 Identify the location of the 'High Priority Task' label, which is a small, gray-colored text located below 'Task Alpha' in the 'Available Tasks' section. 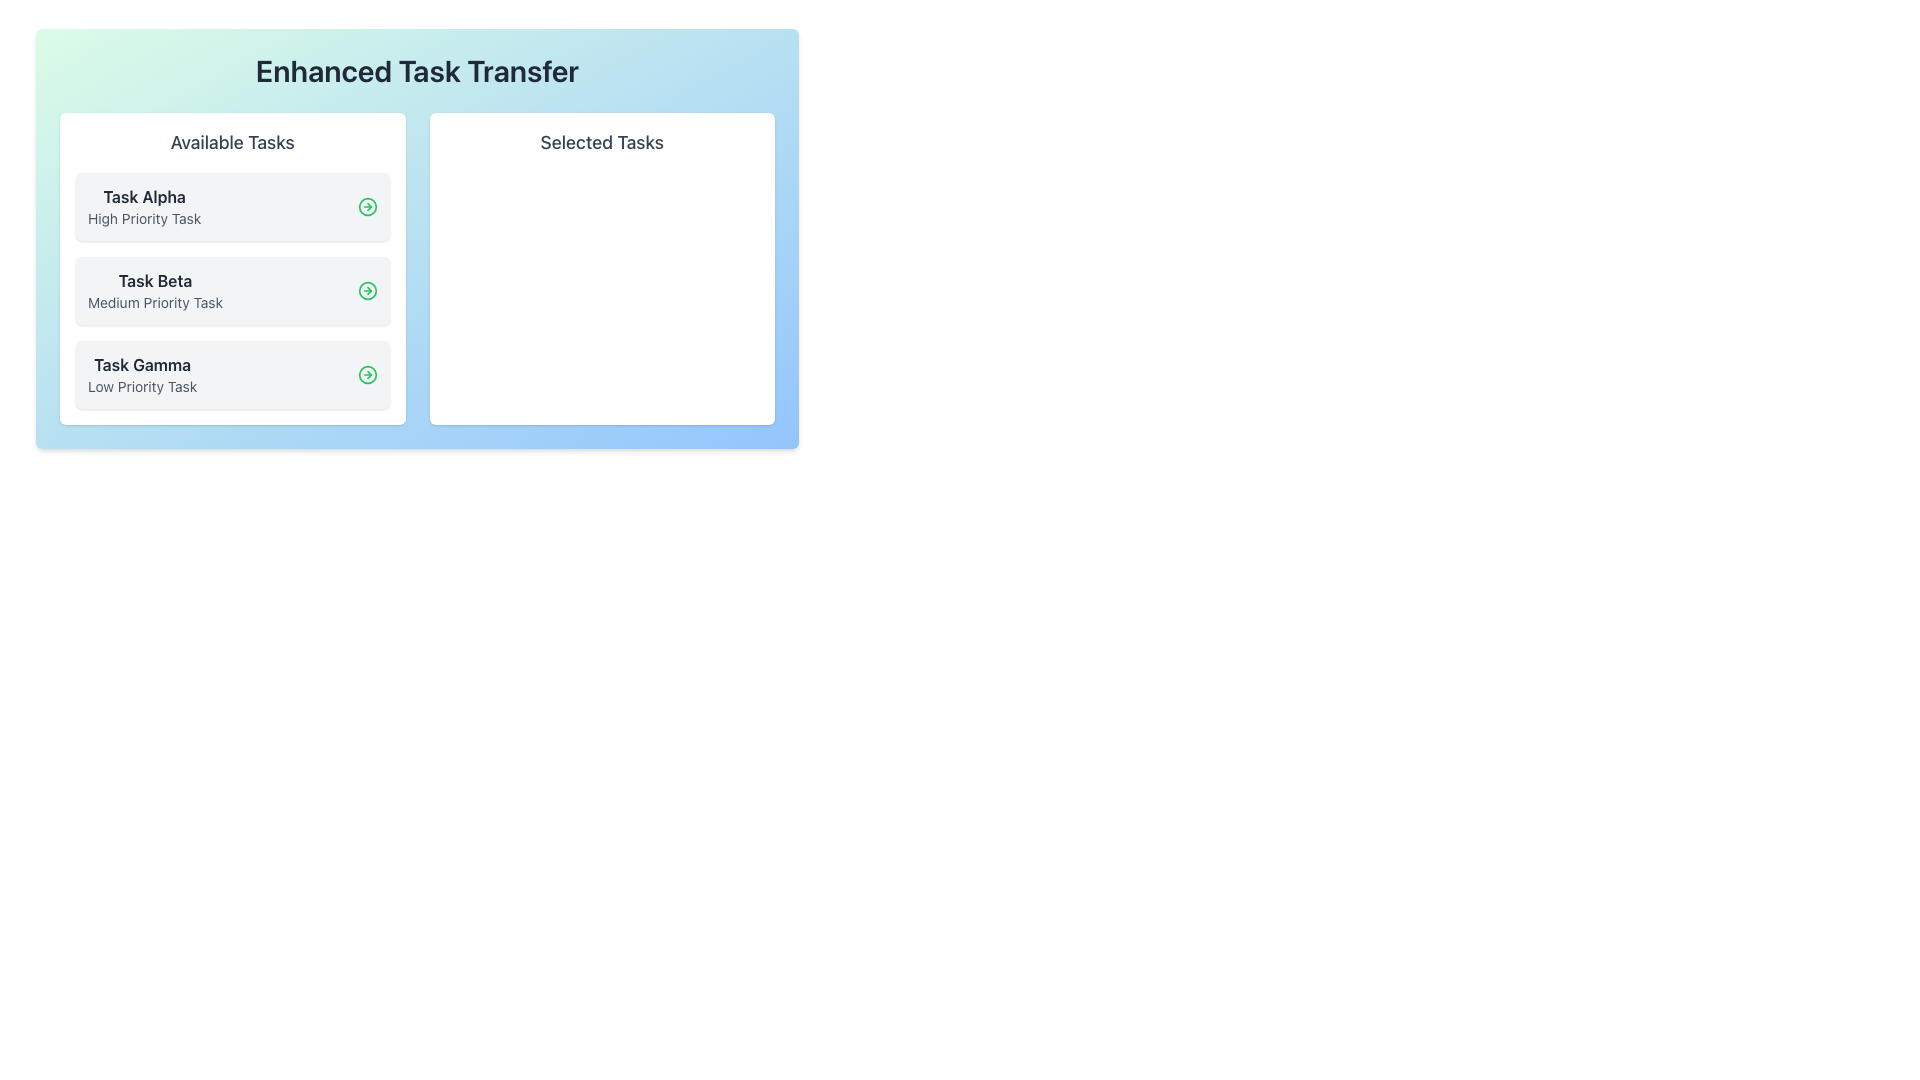
(143, 219).